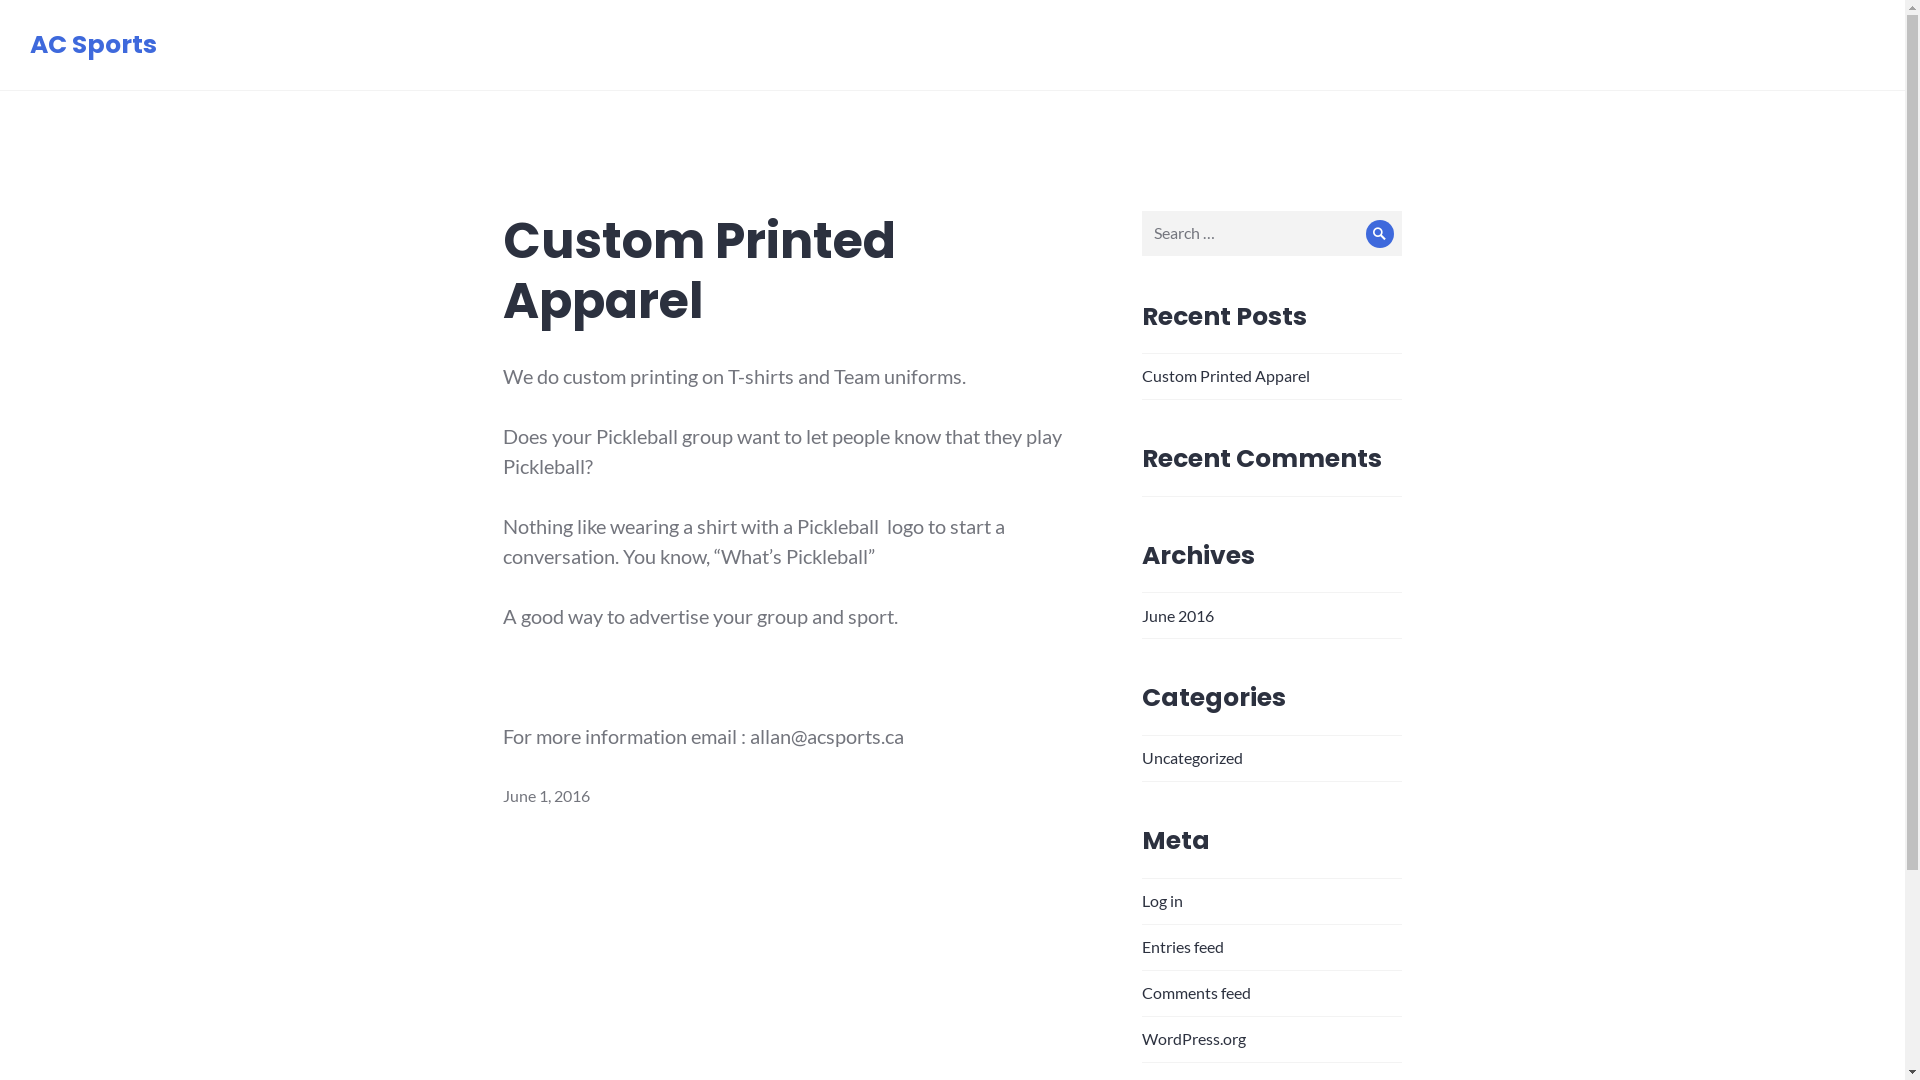 This screenshot has width=1920, height=1080. What do you see at coordinates (1224, 375) in the screenshot?
I see `'Custom Printed Apparel'` at bounding box center [1224, 375].